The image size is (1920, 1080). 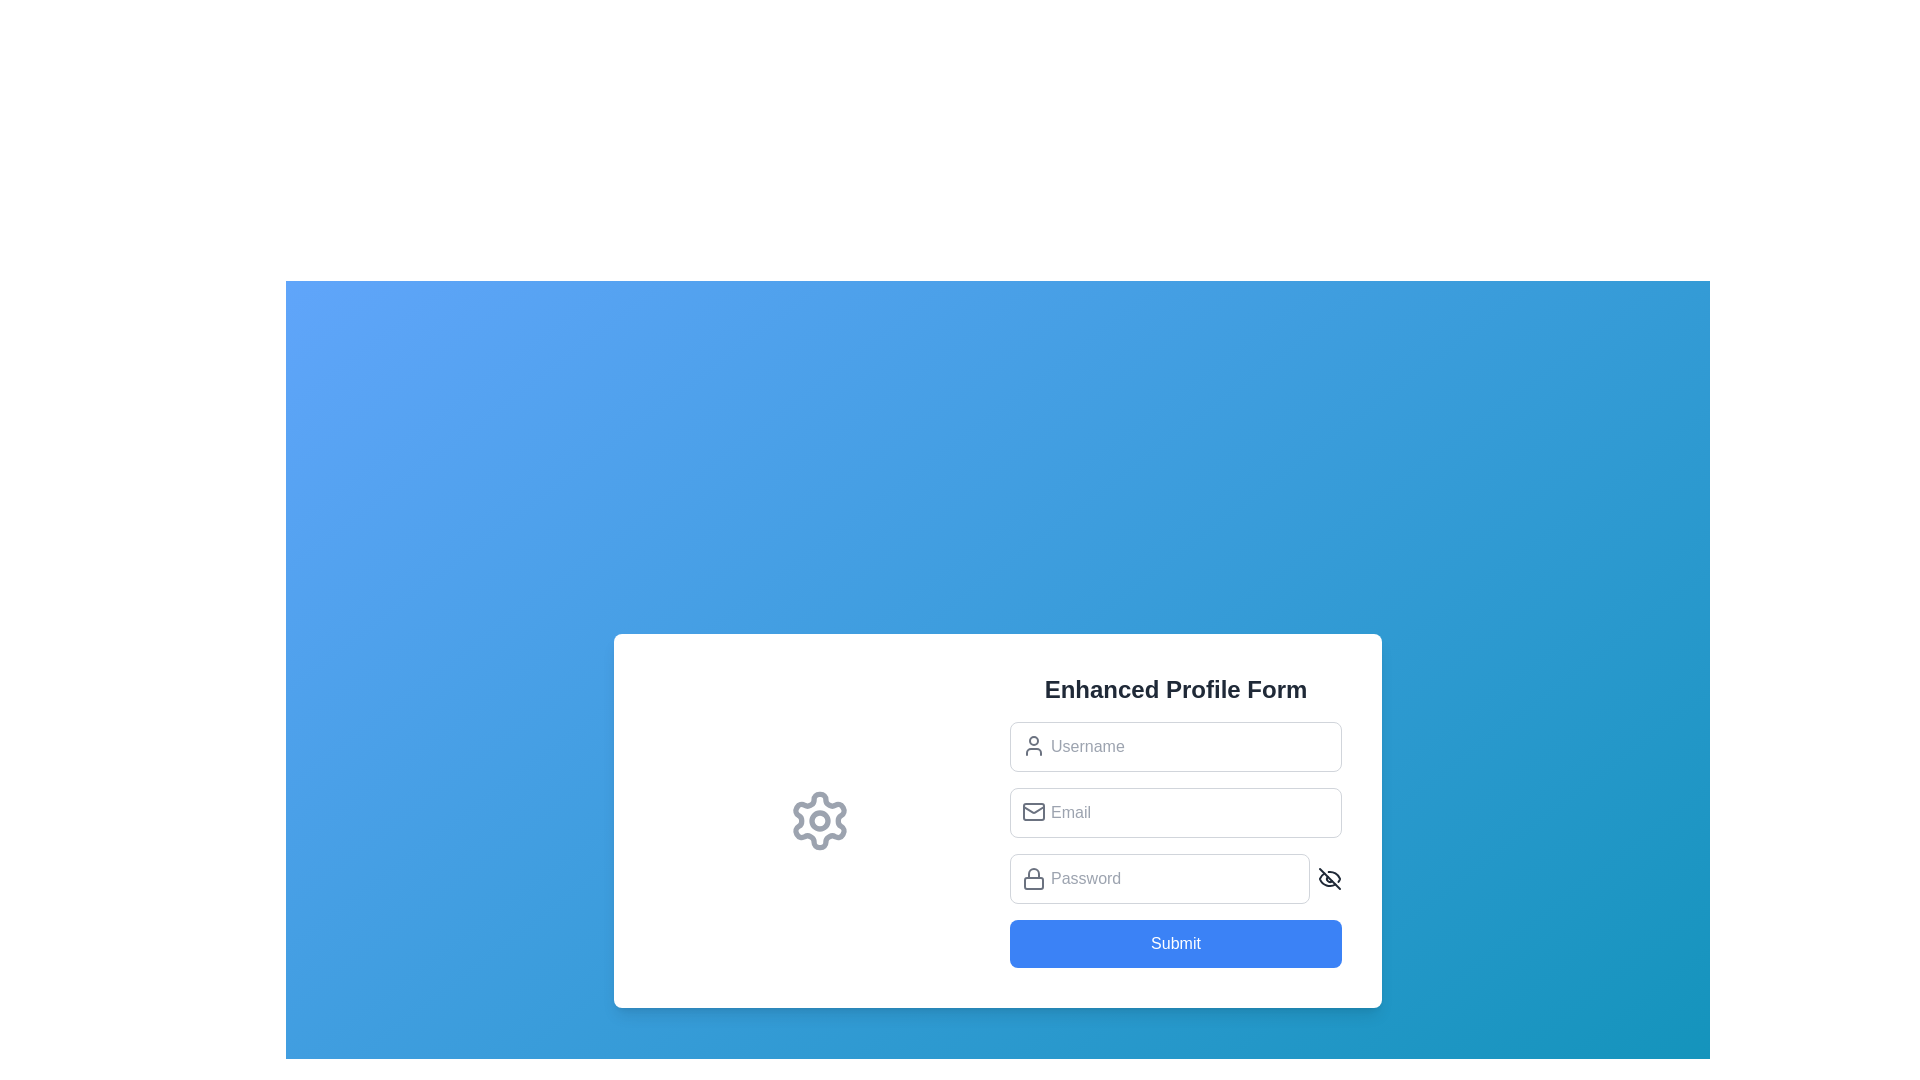 What do you see at coordinates (1160, 878) in the screenshot?
I see `the Password input field, which is a text input with a rounded border and a placeholder that reads 'Password', located beneath the Username and Email fields` at bounding box center [1160, 878].